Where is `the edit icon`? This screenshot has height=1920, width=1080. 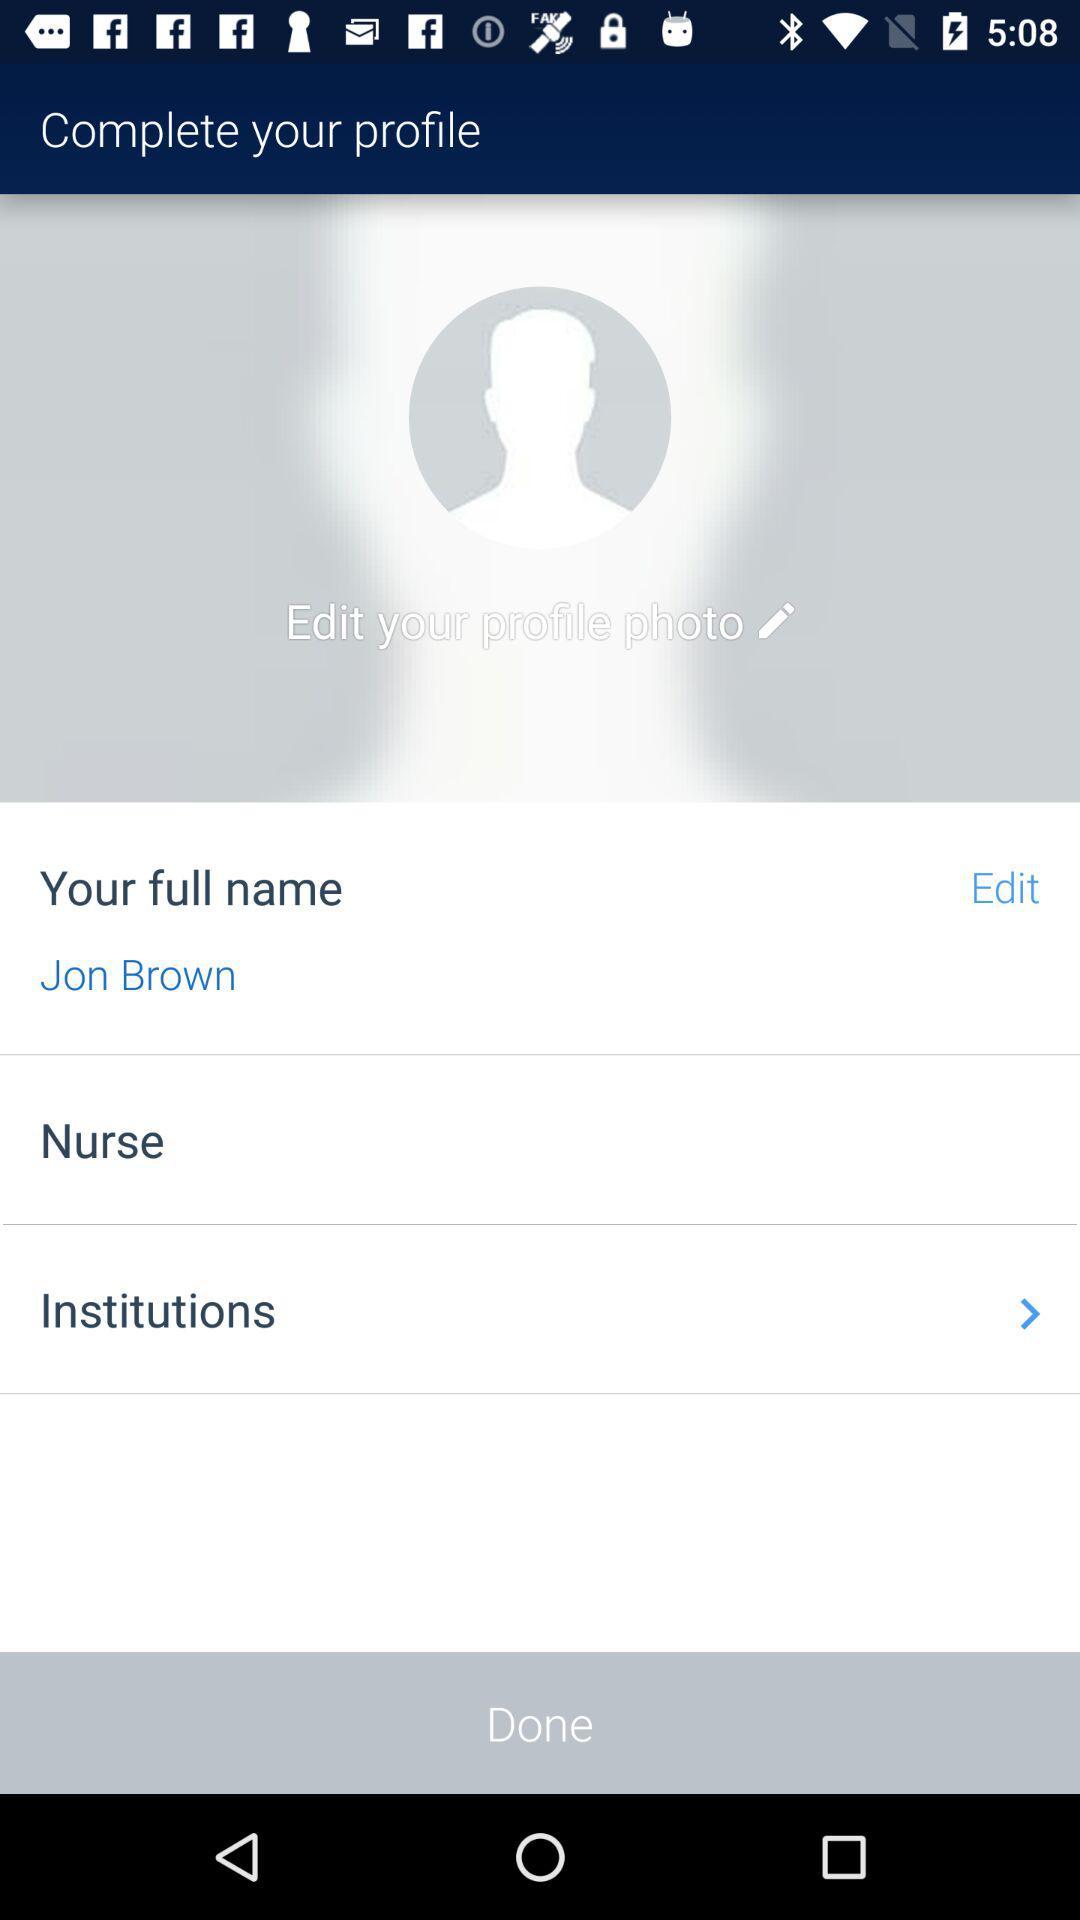
the edit icon is located at coordinates (775, 619).